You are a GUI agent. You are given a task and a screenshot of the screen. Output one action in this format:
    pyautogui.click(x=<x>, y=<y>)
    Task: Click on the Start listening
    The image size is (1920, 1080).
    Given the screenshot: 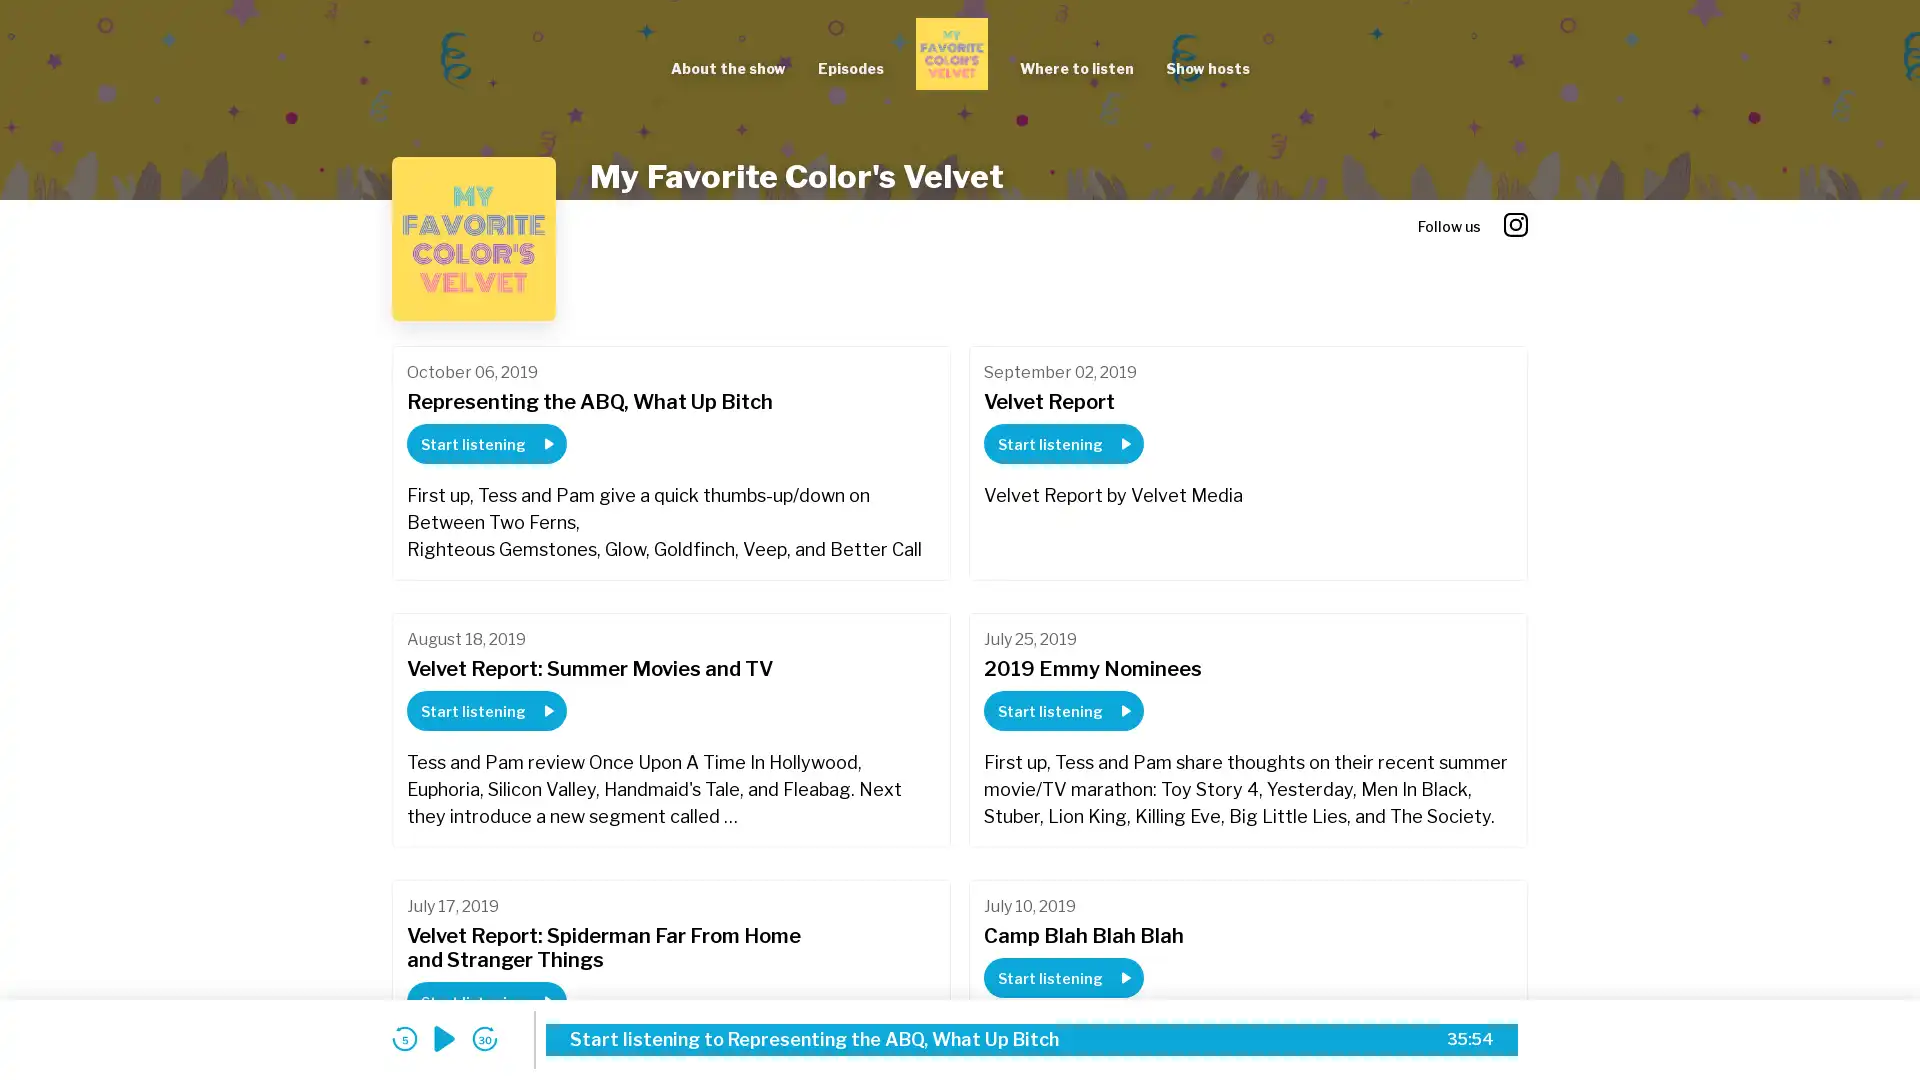 What is the action you would take?
    pyautogui.click(x=1063, y=709)
    